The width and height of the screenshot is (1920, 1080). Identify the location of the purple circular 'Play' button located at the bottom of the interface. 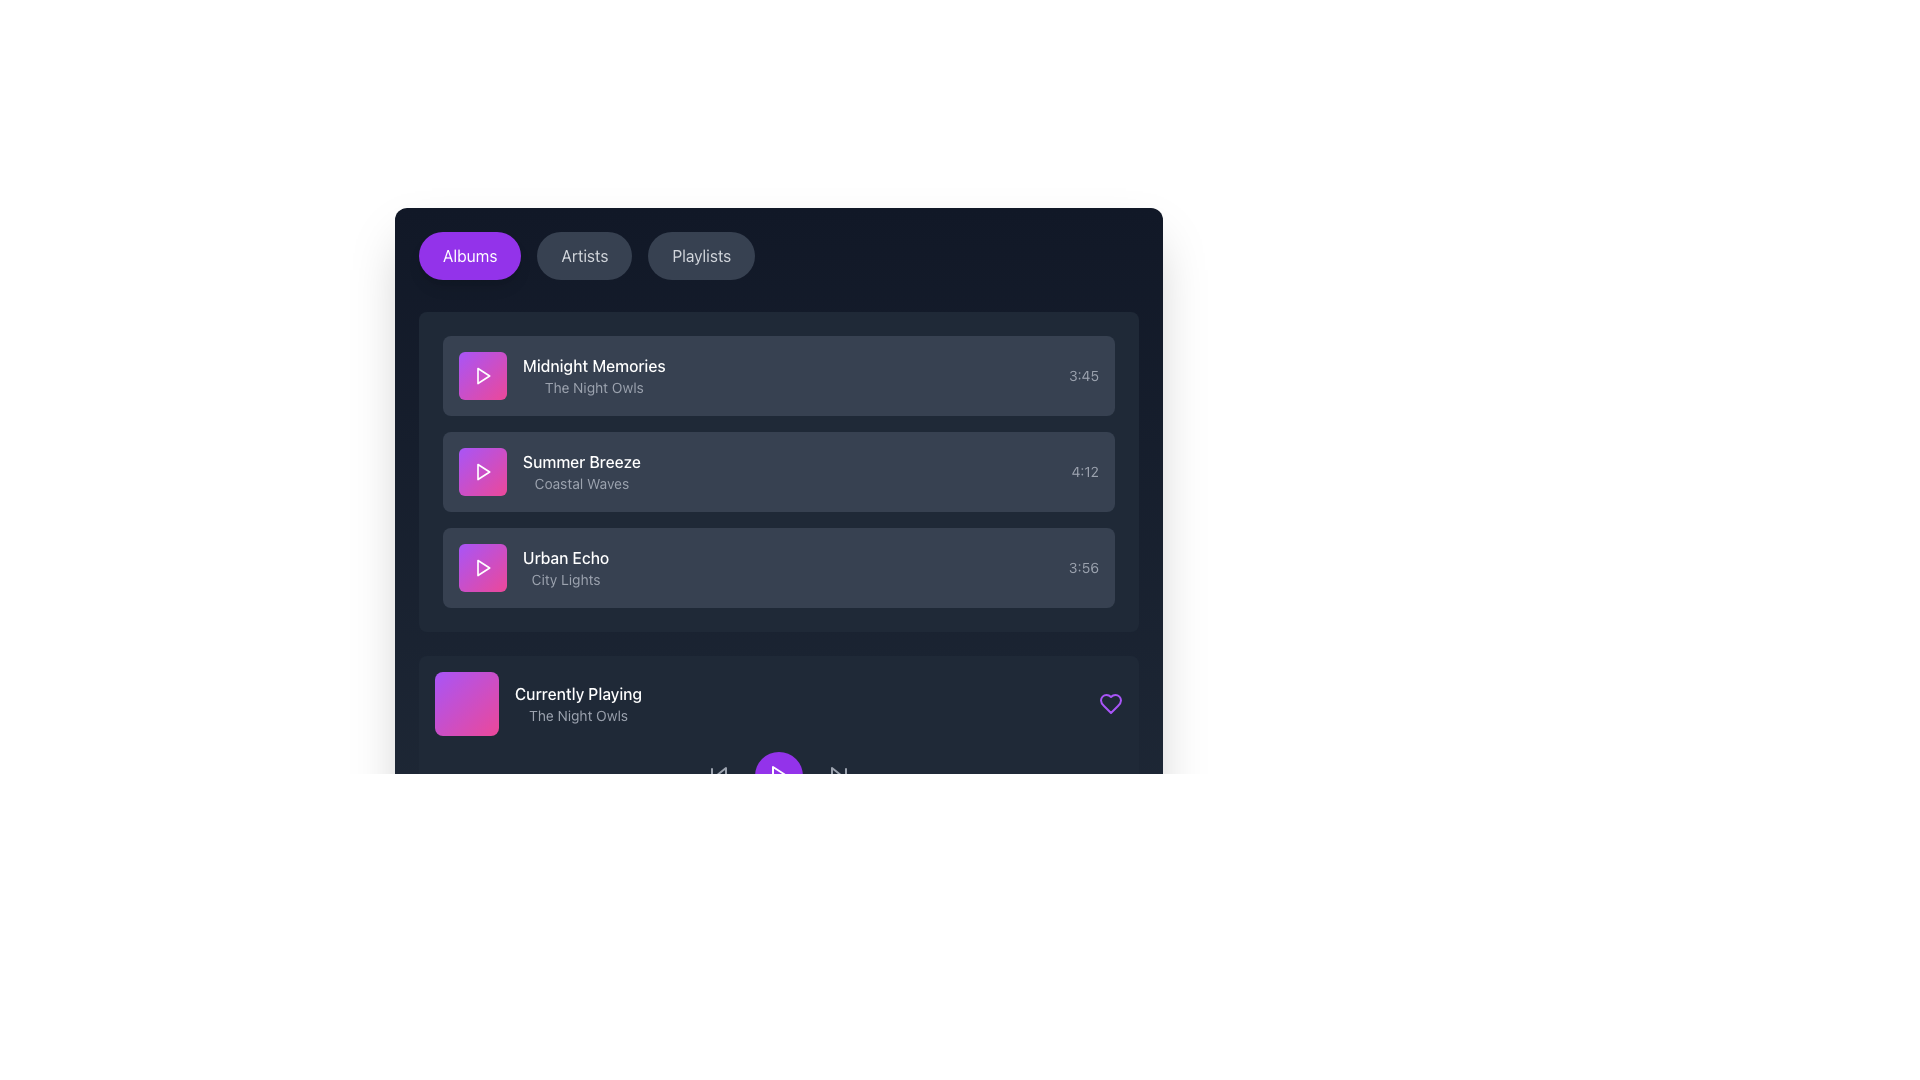
(777, 774).